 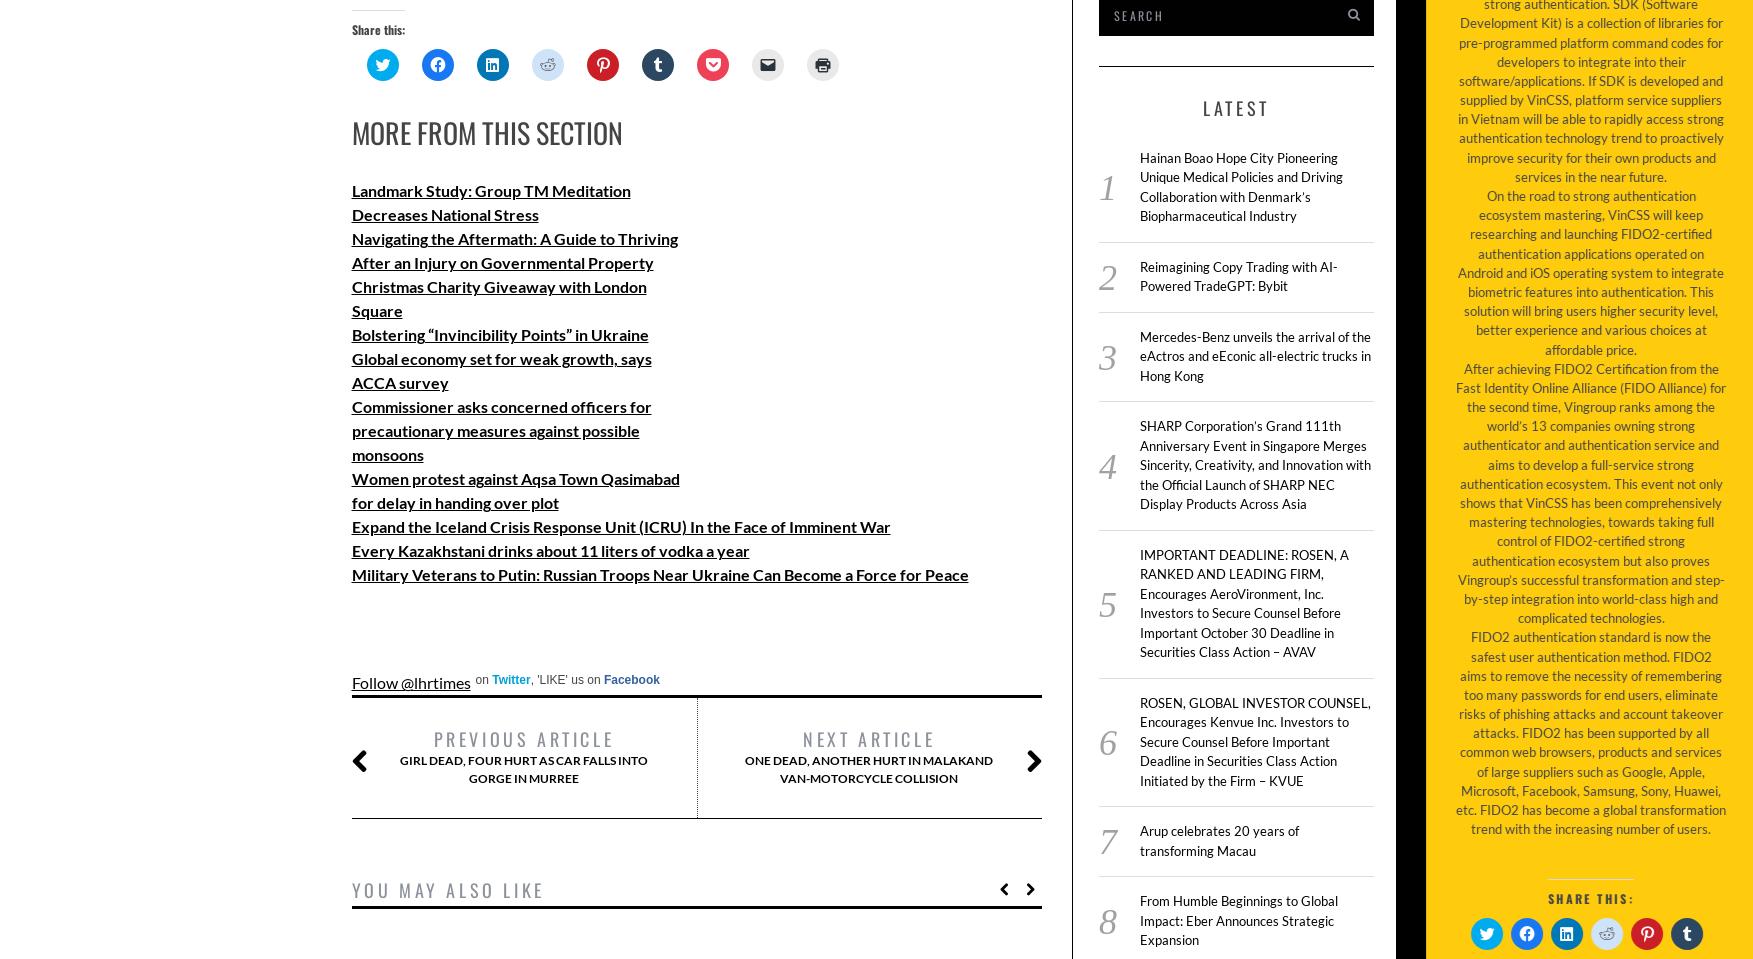 What do you see at coordinates (492, 680) in the screenshot?
I see `'Twitter'` at bounding box center [492, 680].